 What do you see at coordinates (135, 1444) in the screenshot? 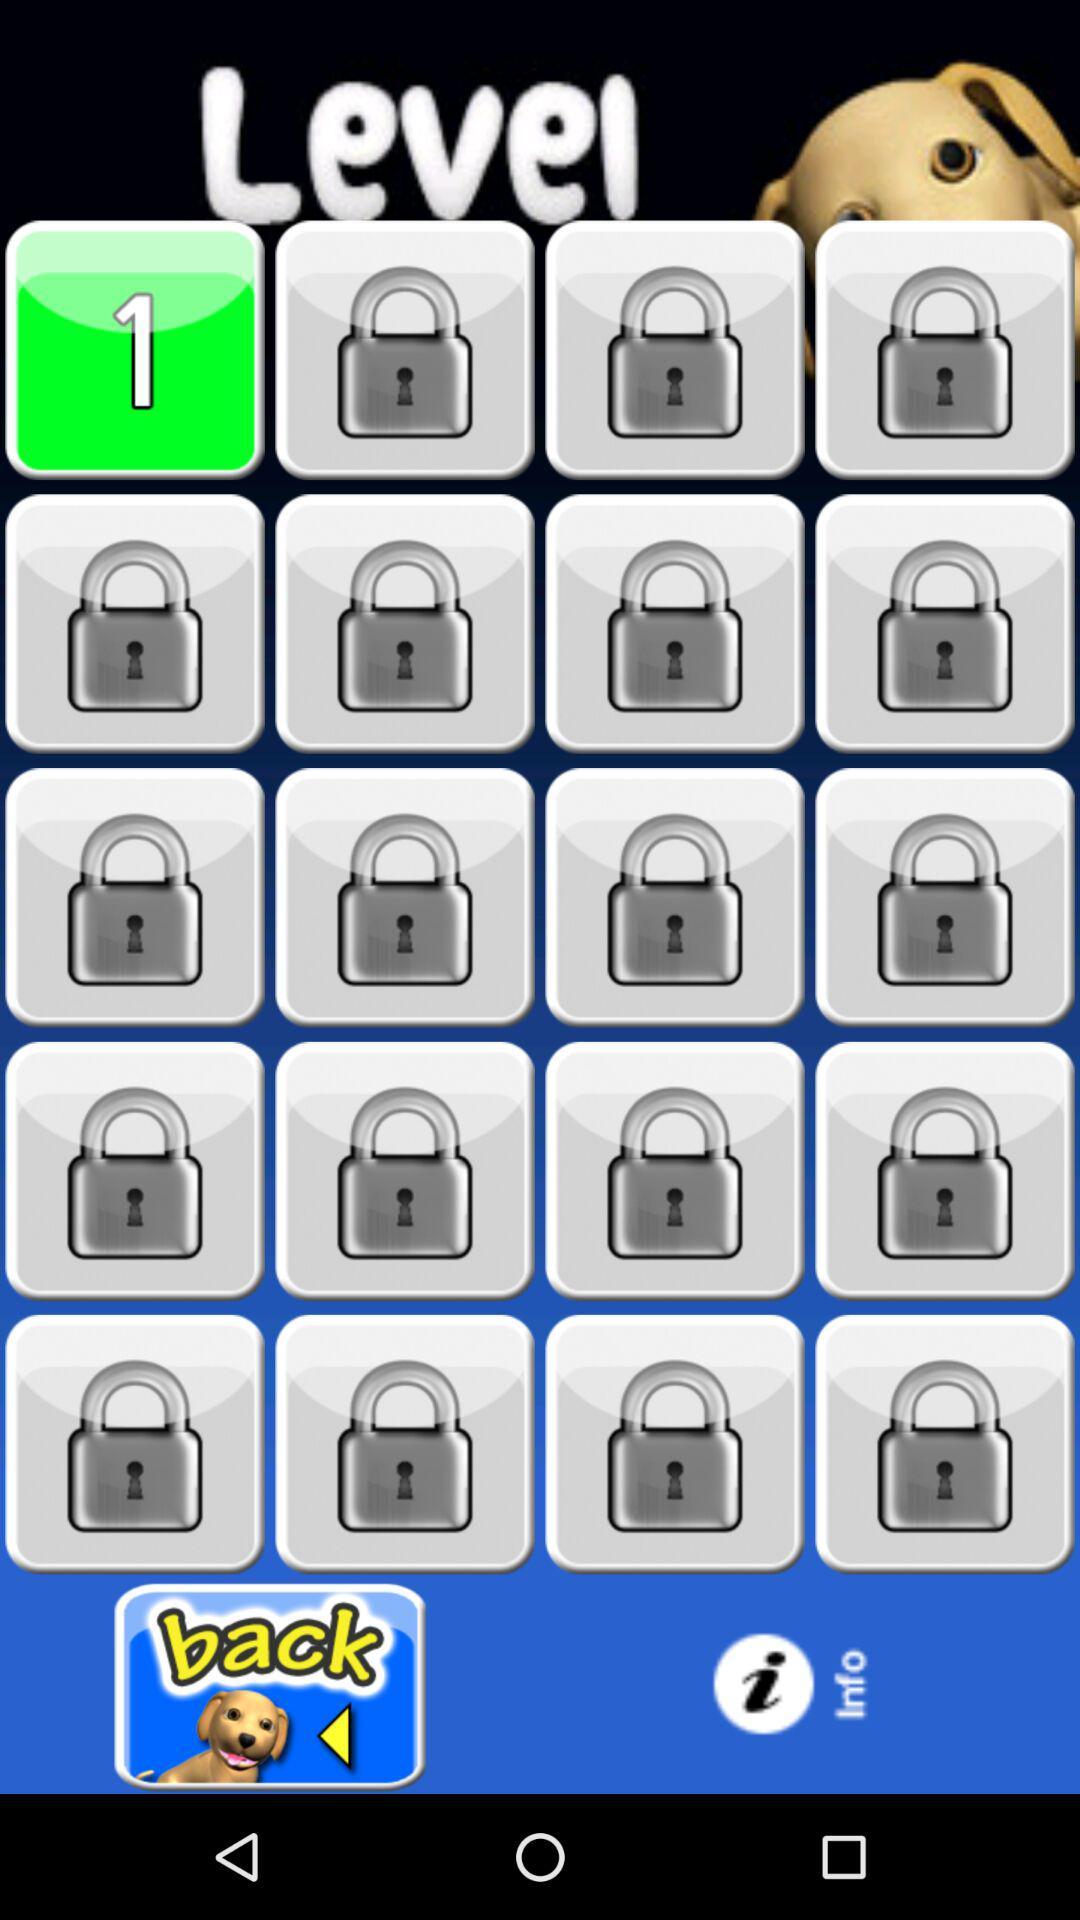
I see `level` at bounding box center [135, 1444].